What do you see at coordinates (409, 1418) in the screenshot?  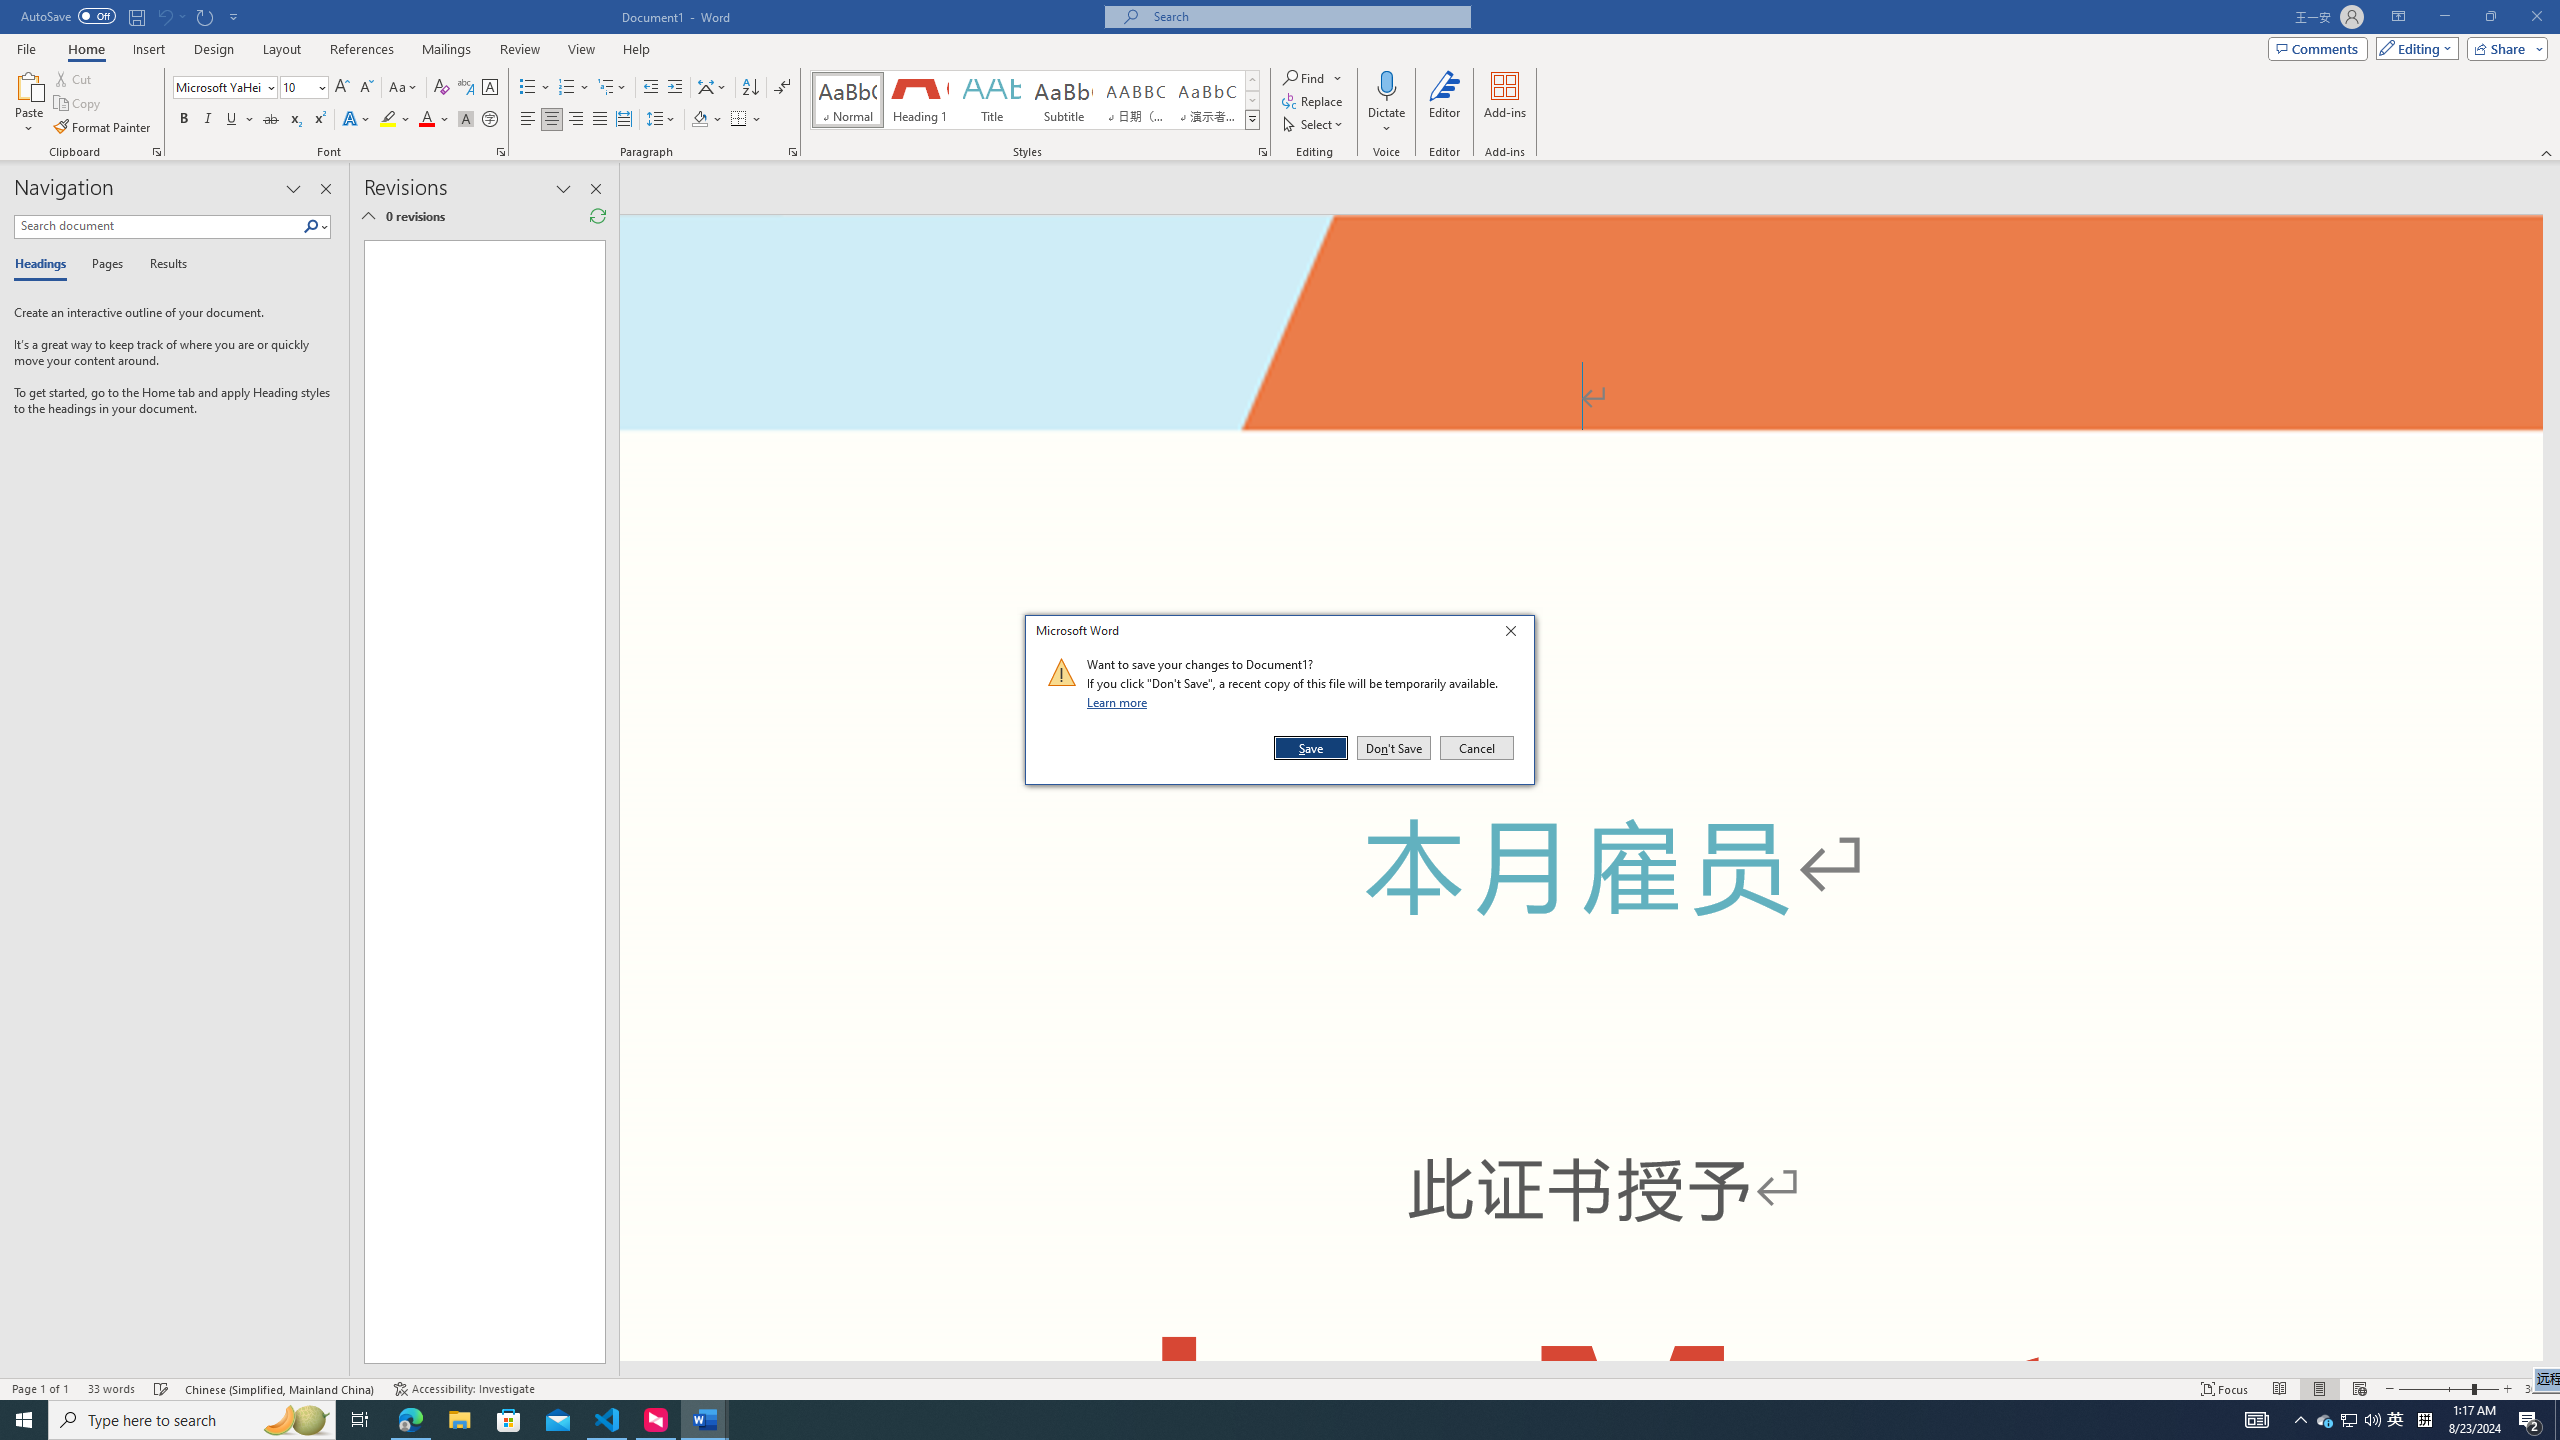 I see `'Microsoft Edge - 1 running window'` at bounding box center [409, 1418].